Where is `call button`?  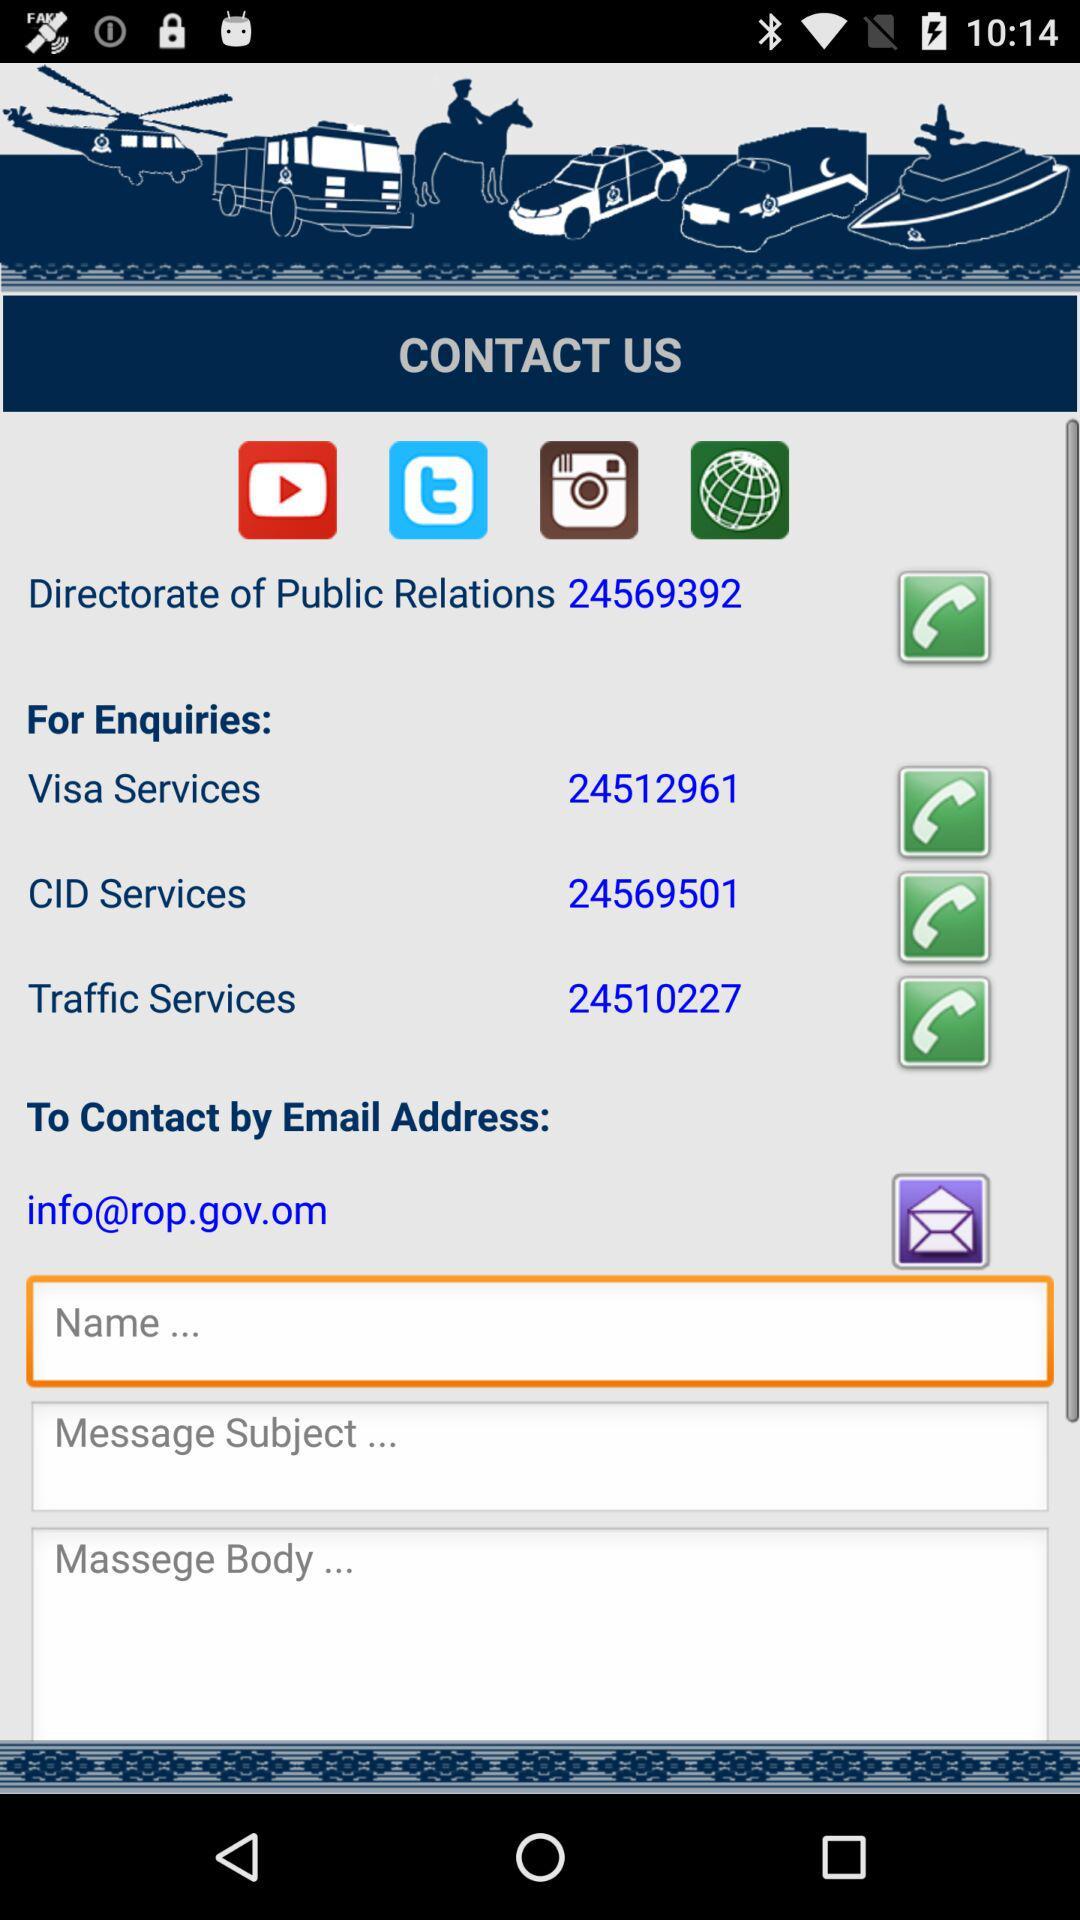
call button is located at coordinates (944, 1022).